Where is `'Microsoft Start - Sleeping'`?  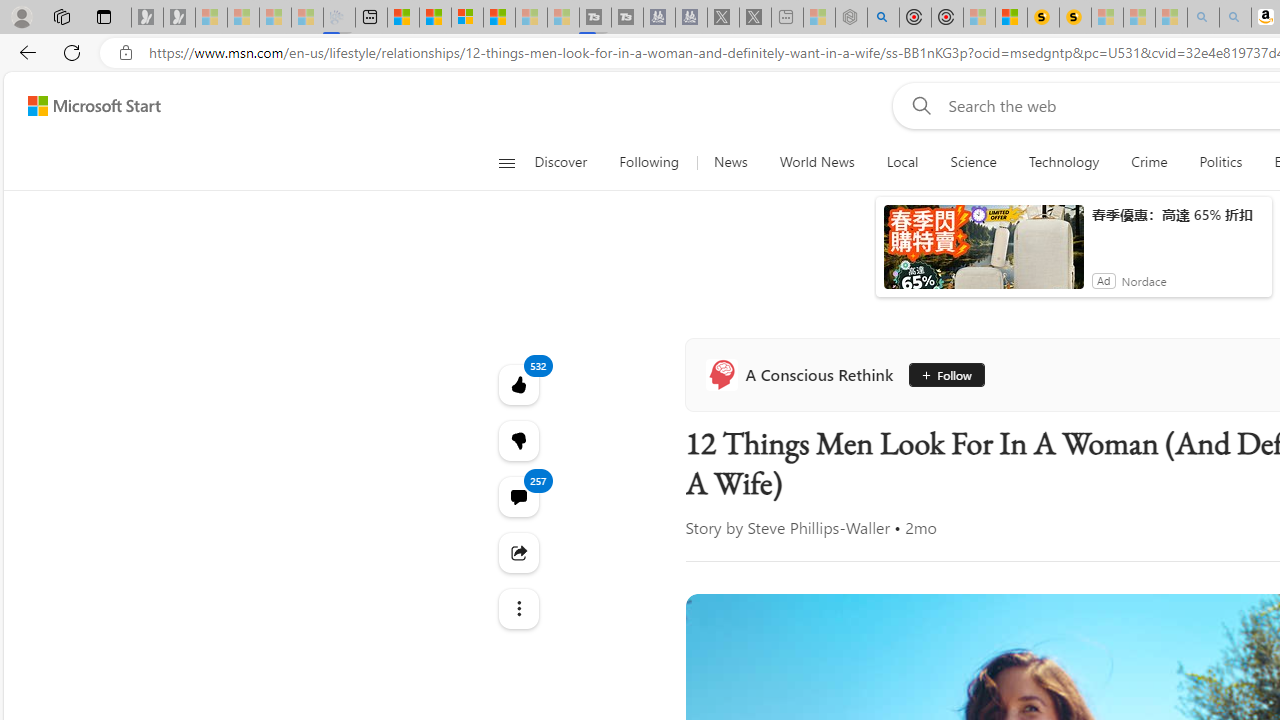
'Microsoft Start - Sleeping' is located at coordinates (531, 17).